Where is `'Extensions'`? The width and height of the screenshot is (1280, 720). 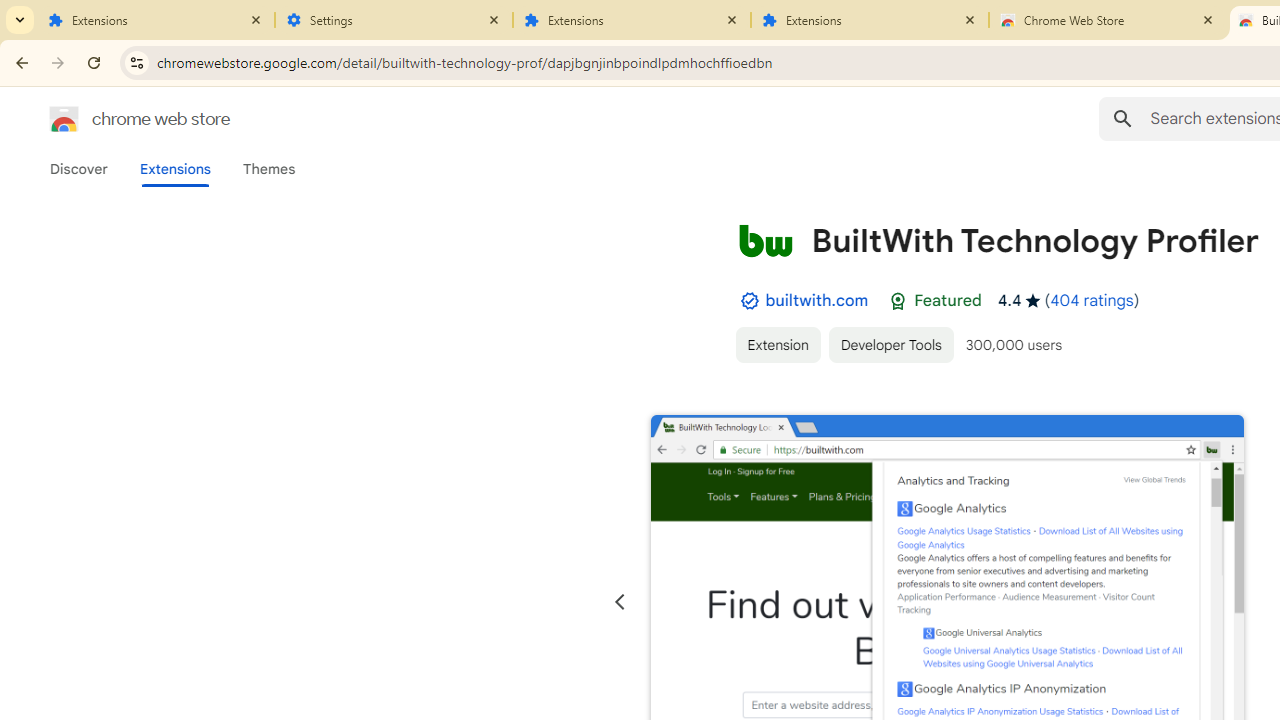
'Extensions' is located at coordinates (155, 20).